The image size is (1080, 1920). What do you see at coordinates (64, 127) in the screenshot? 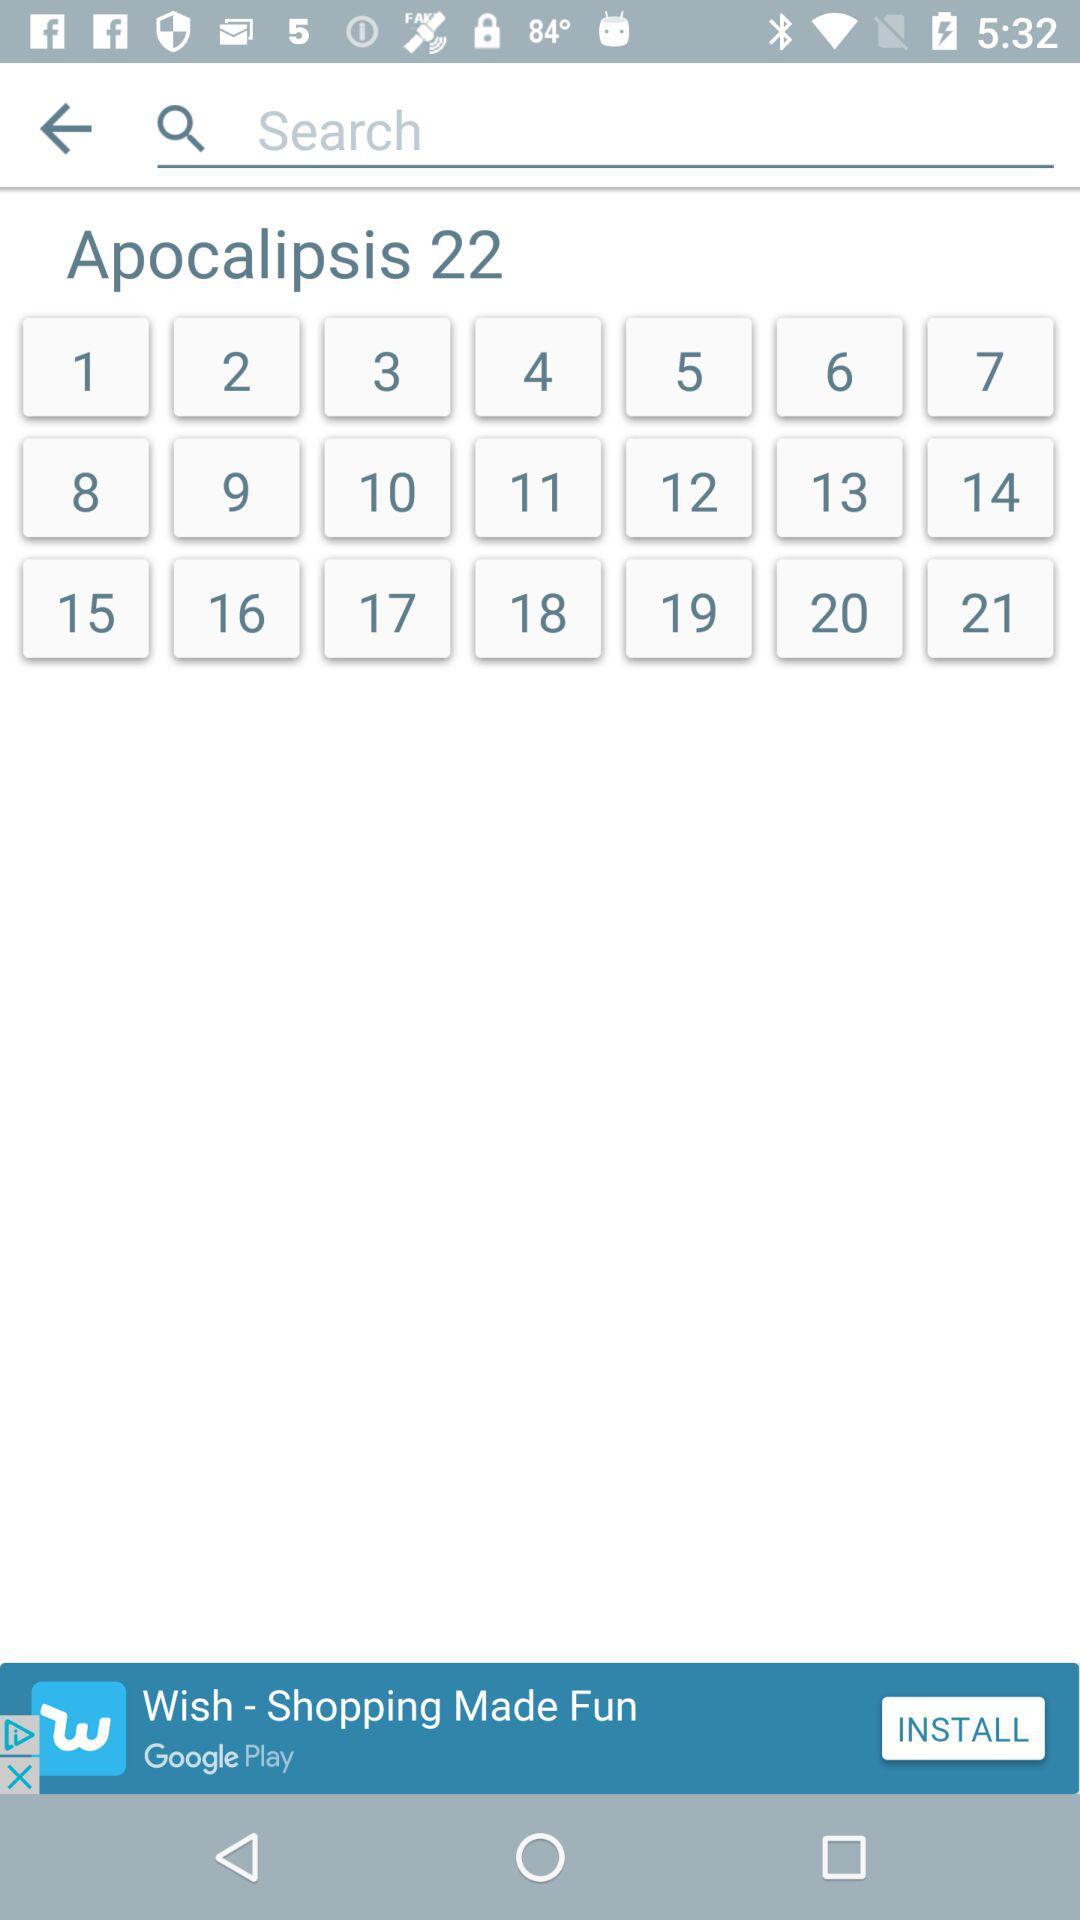
I see `the arrow_backward icon` at bounding box center [64, 127].